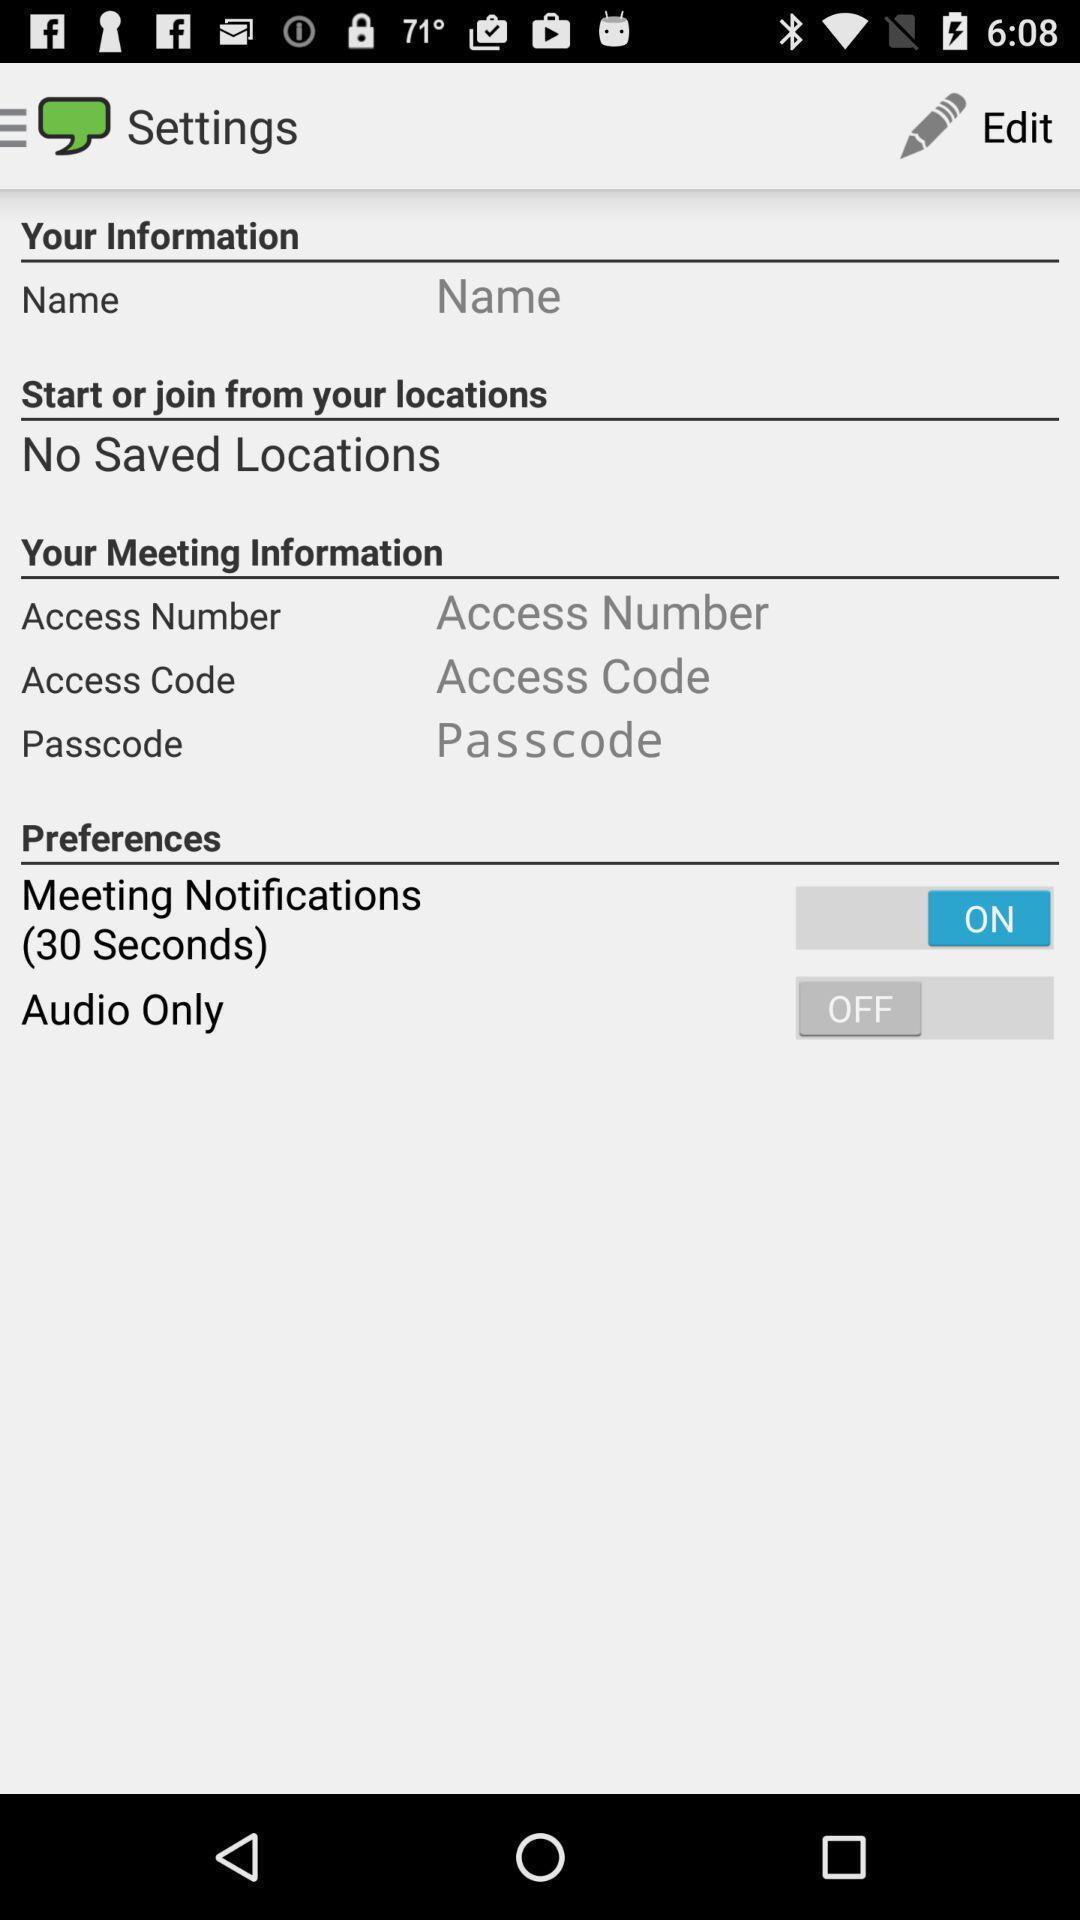 The height and width of the screenshot is (1920, 1080). What do you see at coordinates (974, 124) in the screenshot?
I see `edit button` at bounding box center [974, 124].